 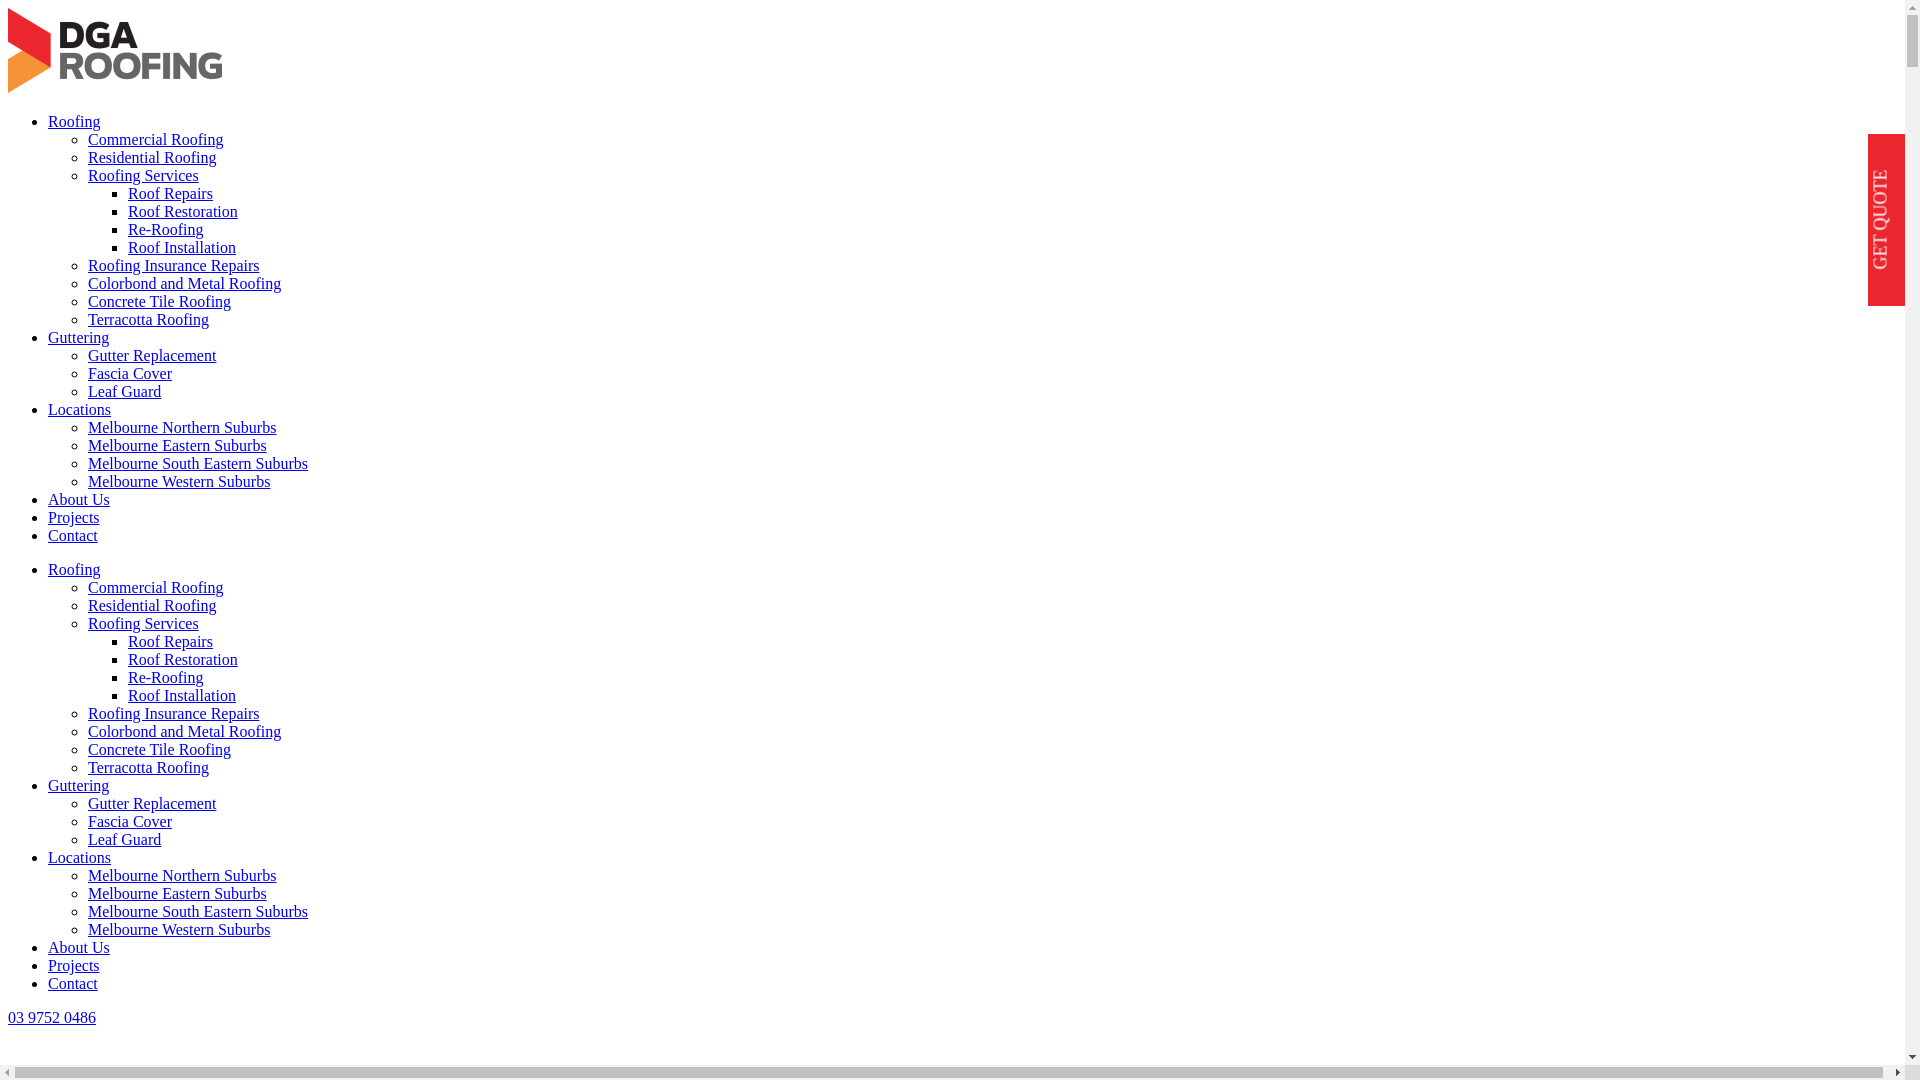 What do you see at coordinates (73, 569) in the screenshot?
I see `'Roofing'` at bounding box center [73, 569].